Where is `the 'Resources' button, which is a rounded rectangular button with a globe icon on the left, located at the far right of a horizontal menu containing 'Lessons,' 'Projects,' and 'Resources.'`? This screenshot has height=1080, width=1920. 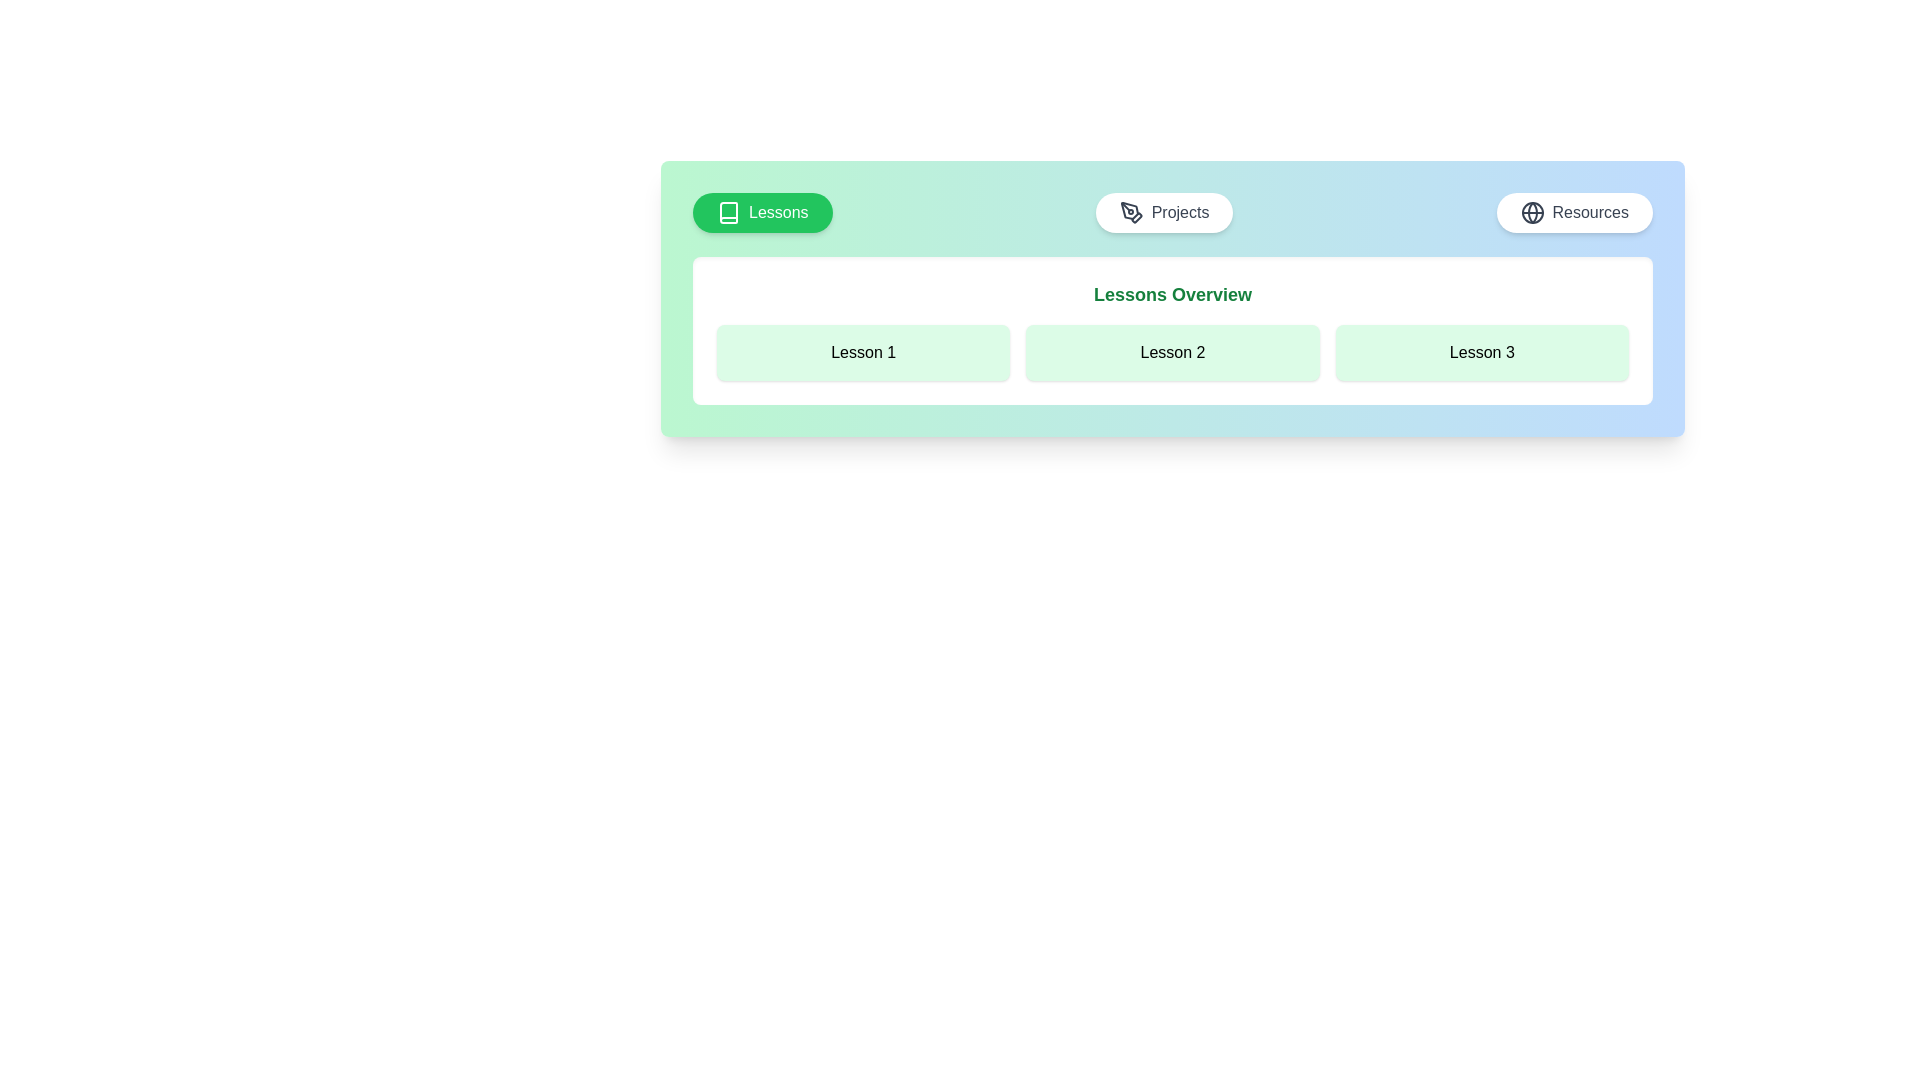
the 'Resources' button, which is a rounded rectangular button with a globe icon on the left, located at the far right of a horizontal menu containing 'Lessons,' 'Projects,' and 'Resources.' is located at coordinates (1573, 212).